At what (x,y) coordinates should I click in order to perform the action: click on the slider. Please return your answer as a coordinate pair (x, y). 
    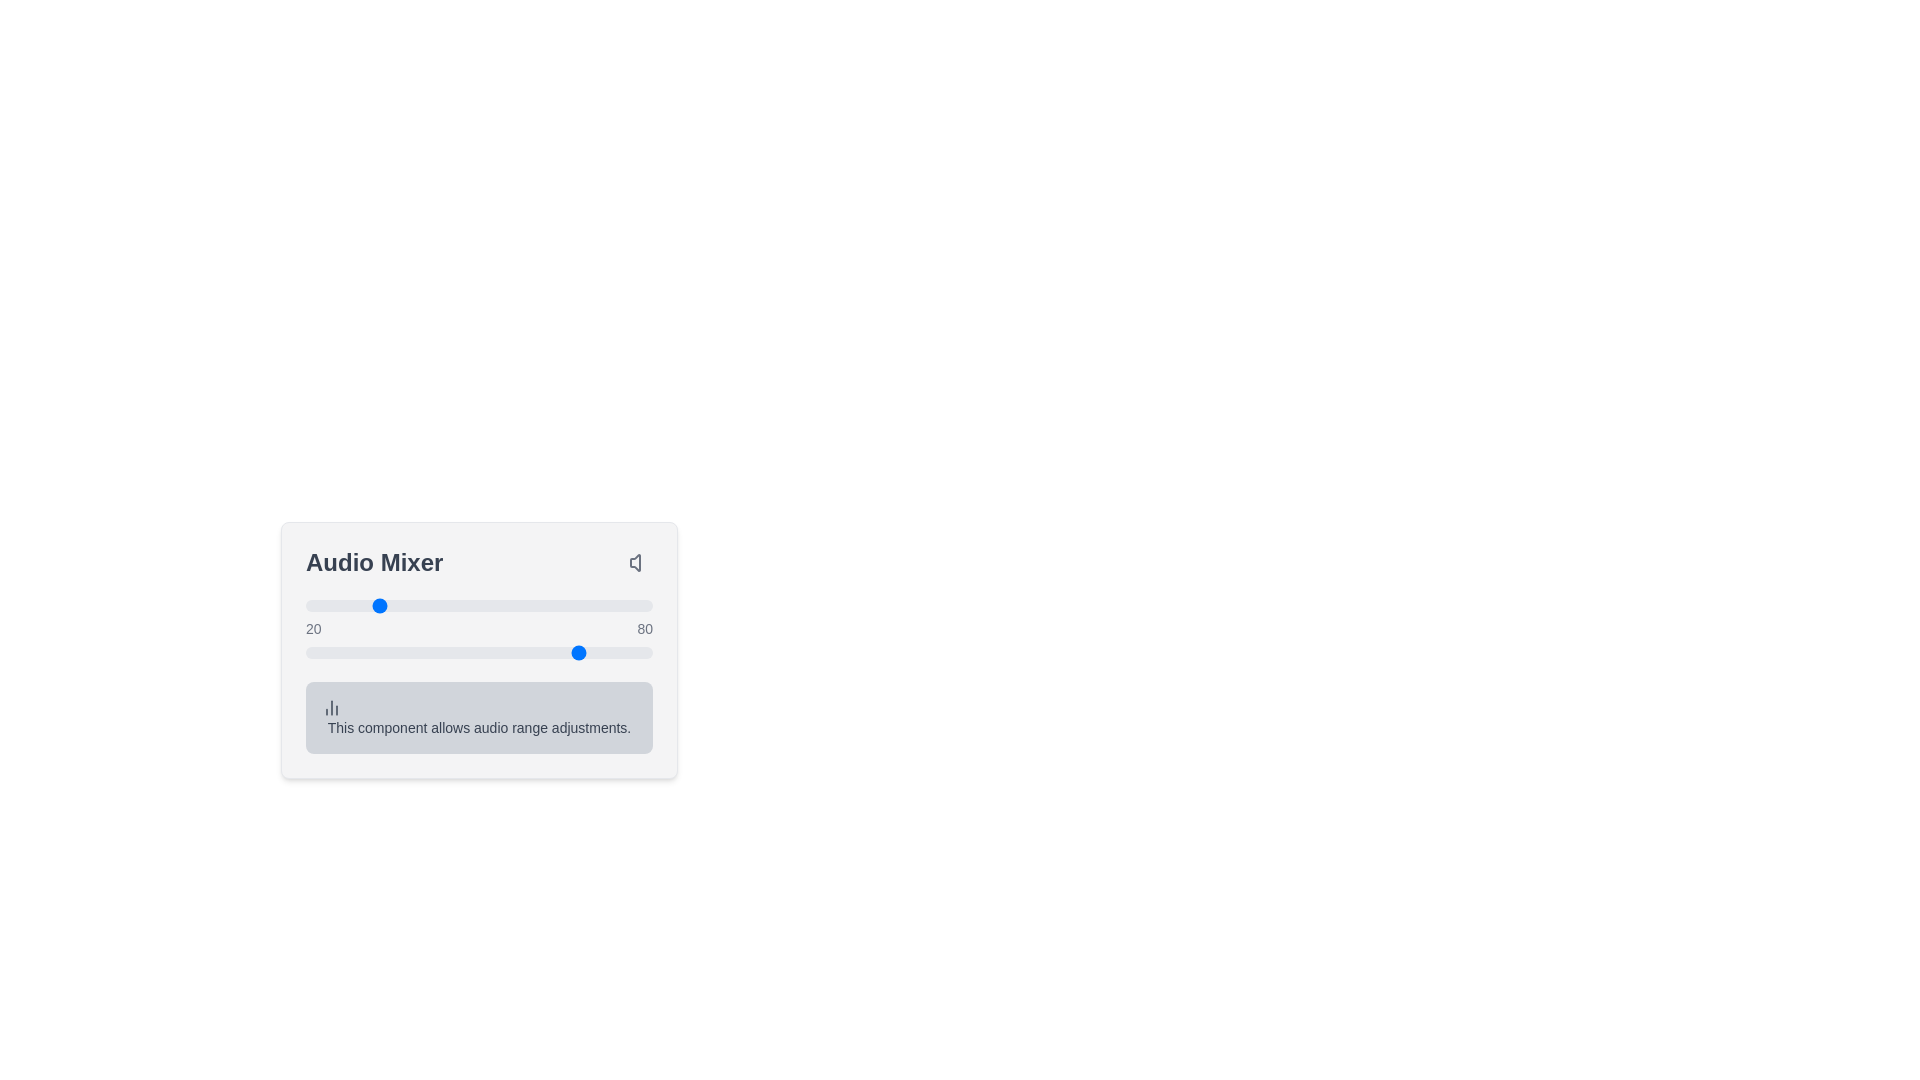
    Looking at the image, I should click on (631, 604).